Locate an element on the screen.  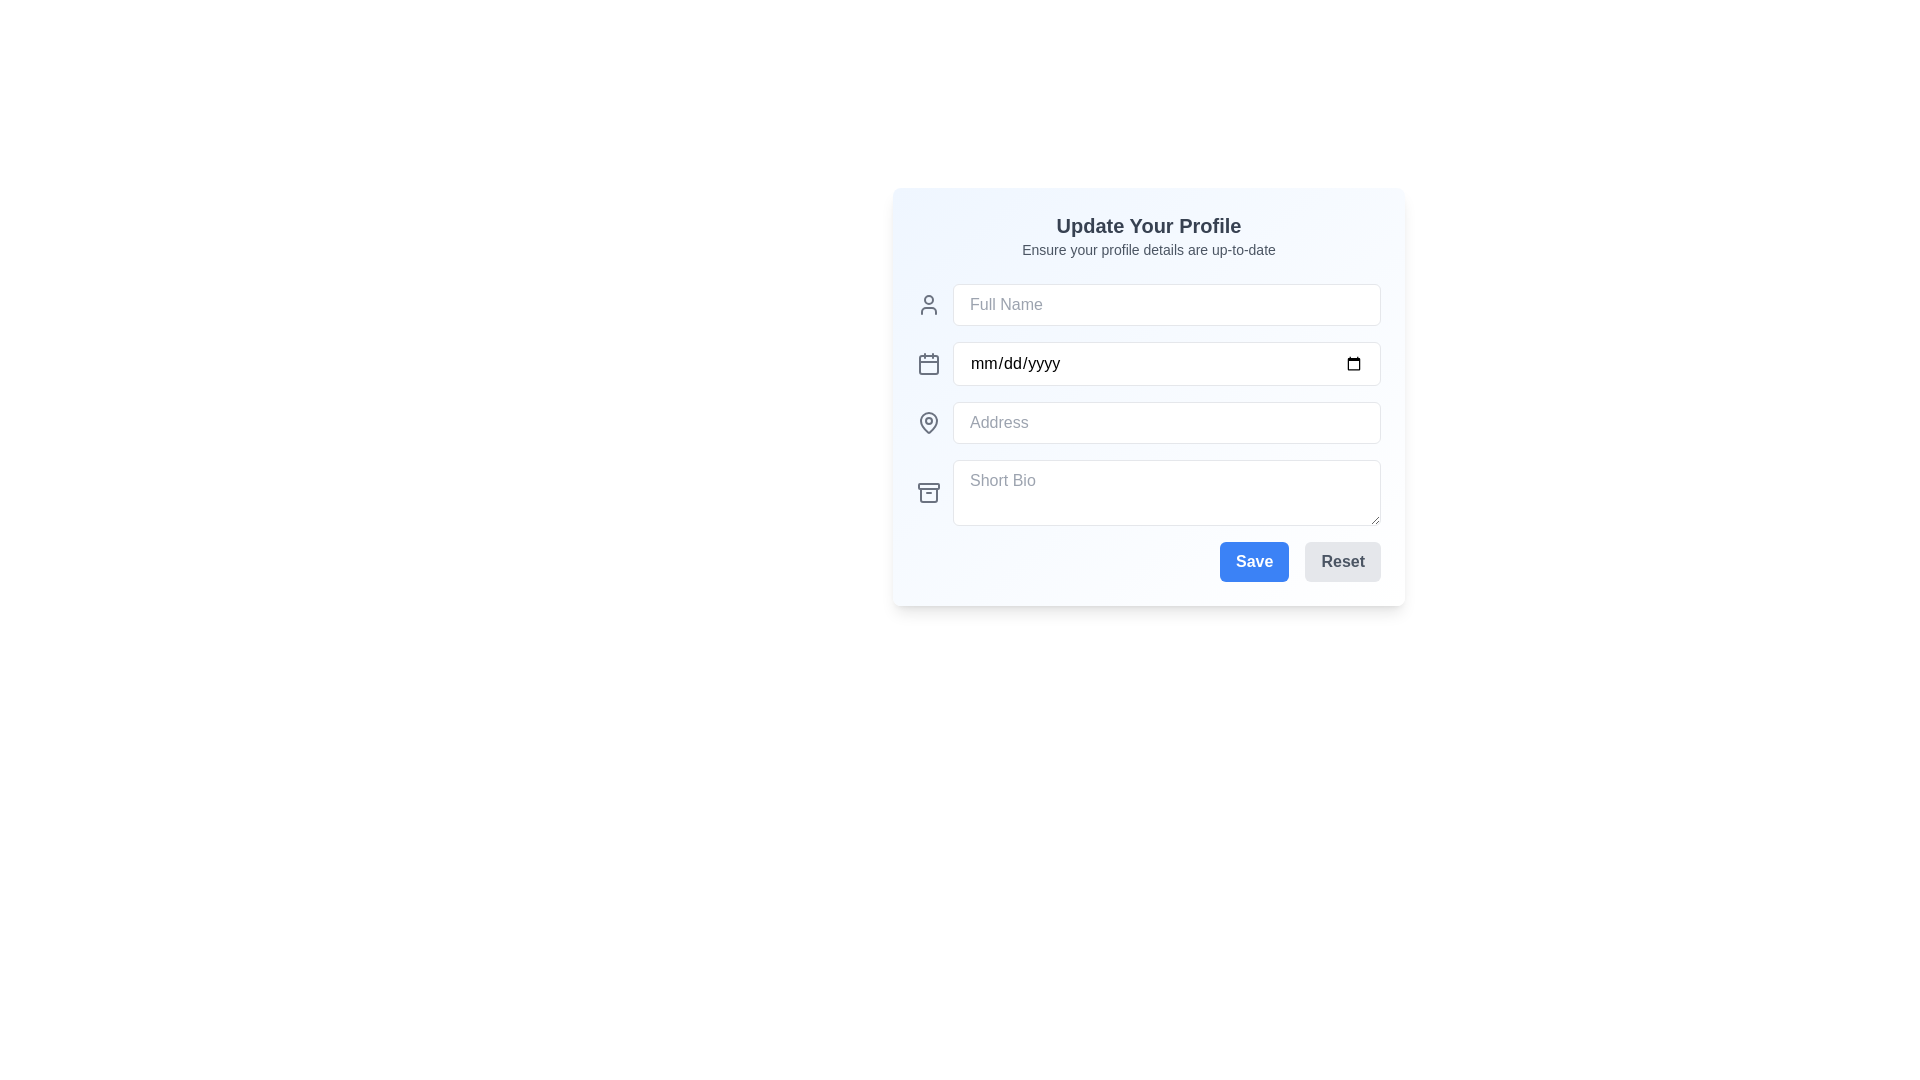
the text heading labeled 'Update Your Profile', which is prominently displayed at the top of the form interface is located at coordinates (1148, 225).